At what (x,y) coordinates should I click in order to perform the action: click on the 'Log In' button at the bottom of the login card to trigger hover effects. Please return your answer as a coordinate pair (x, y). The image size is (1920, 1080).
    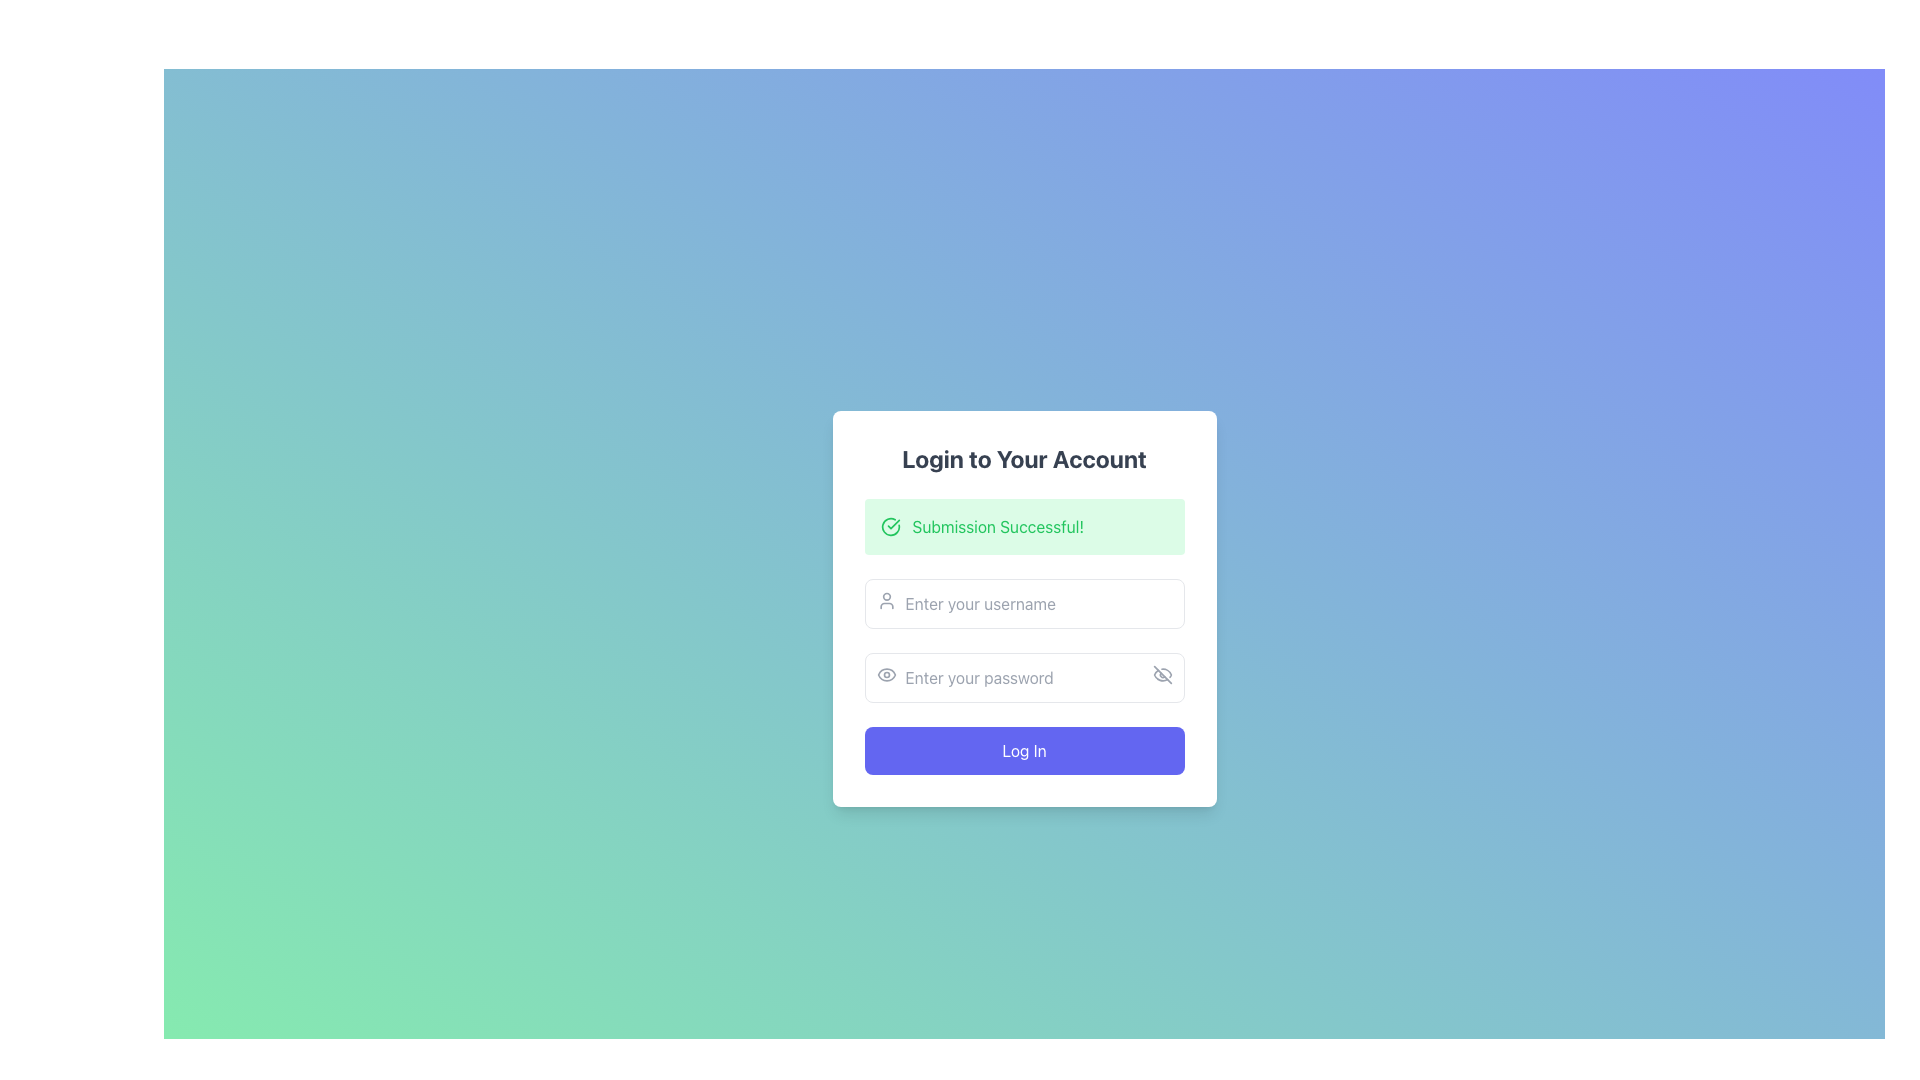
    Looking at the image, I should click on (1024, 751).